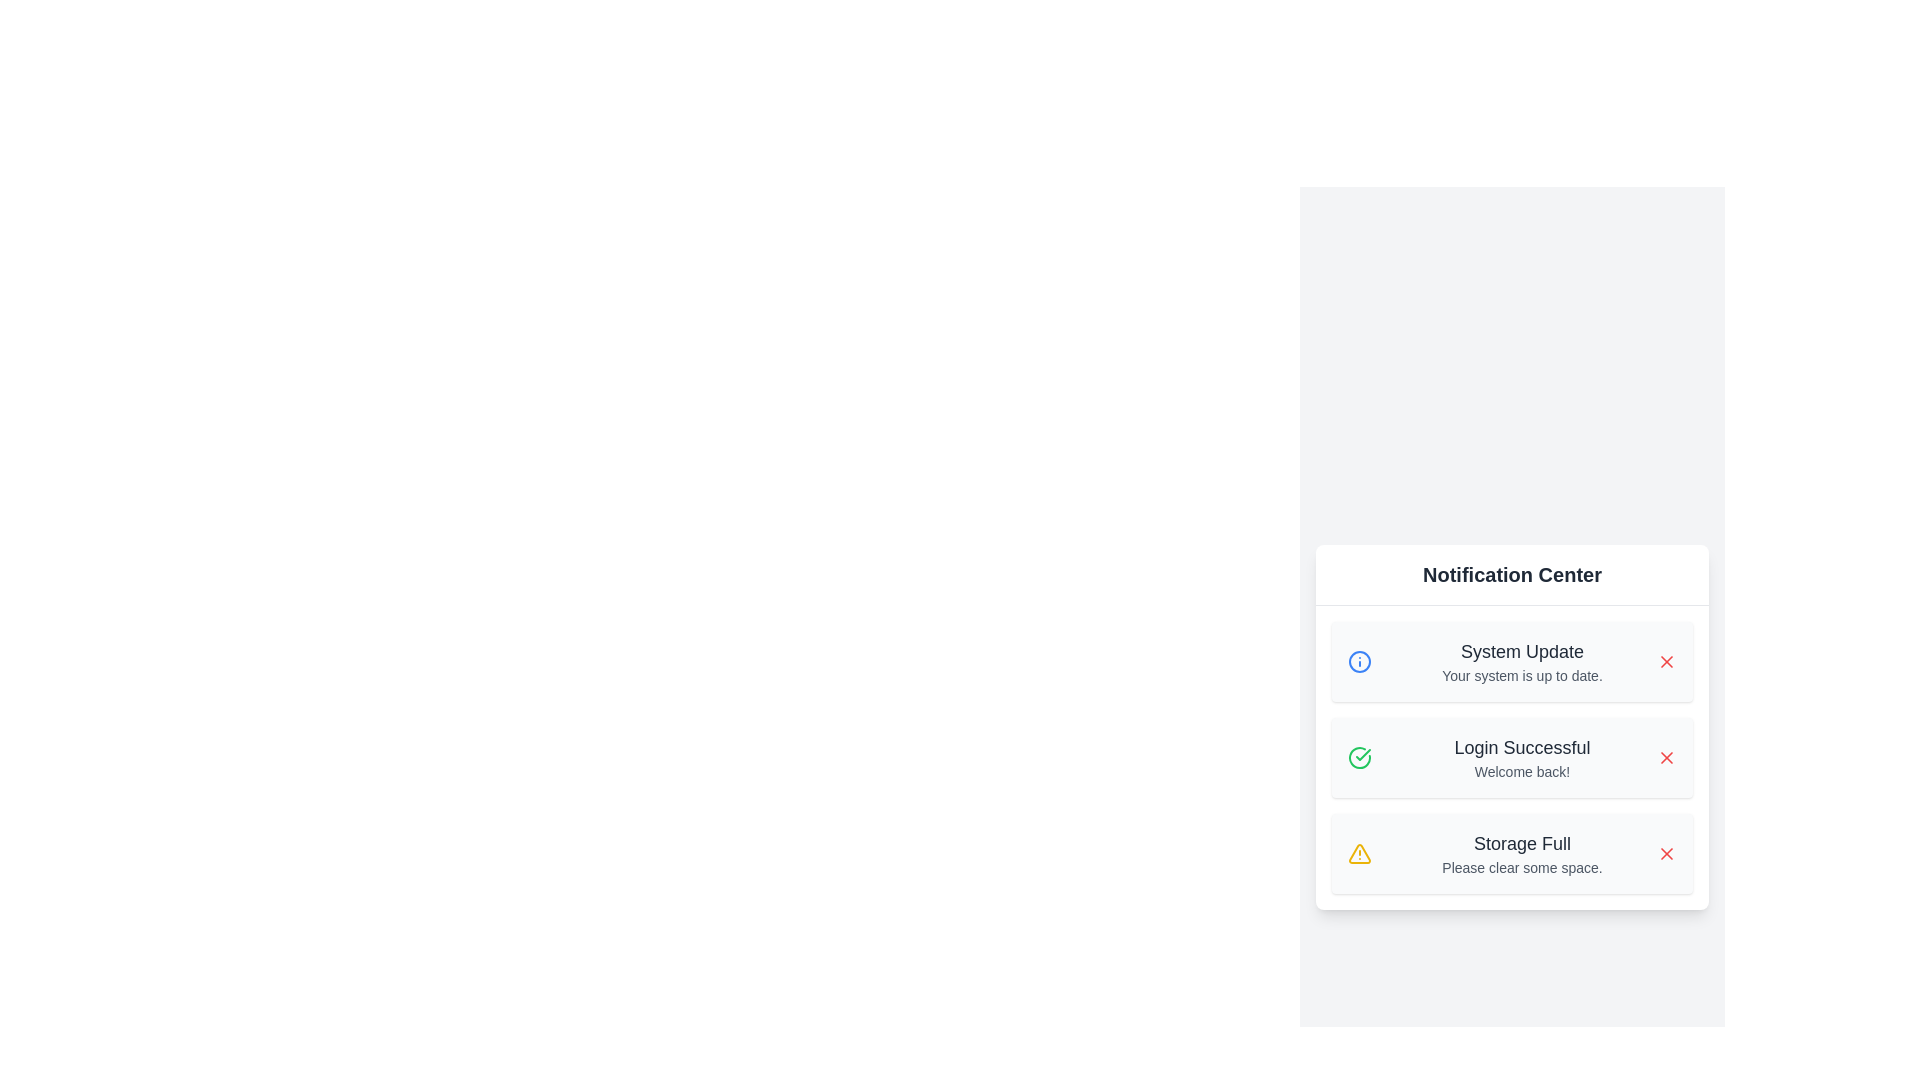 This screenshot has height=1080, width=1920. I want to click on the green circular icon with a checkmark, which indicates a successful login, located to the left of the 'Login Successful' notification text, so click(1367, 756).